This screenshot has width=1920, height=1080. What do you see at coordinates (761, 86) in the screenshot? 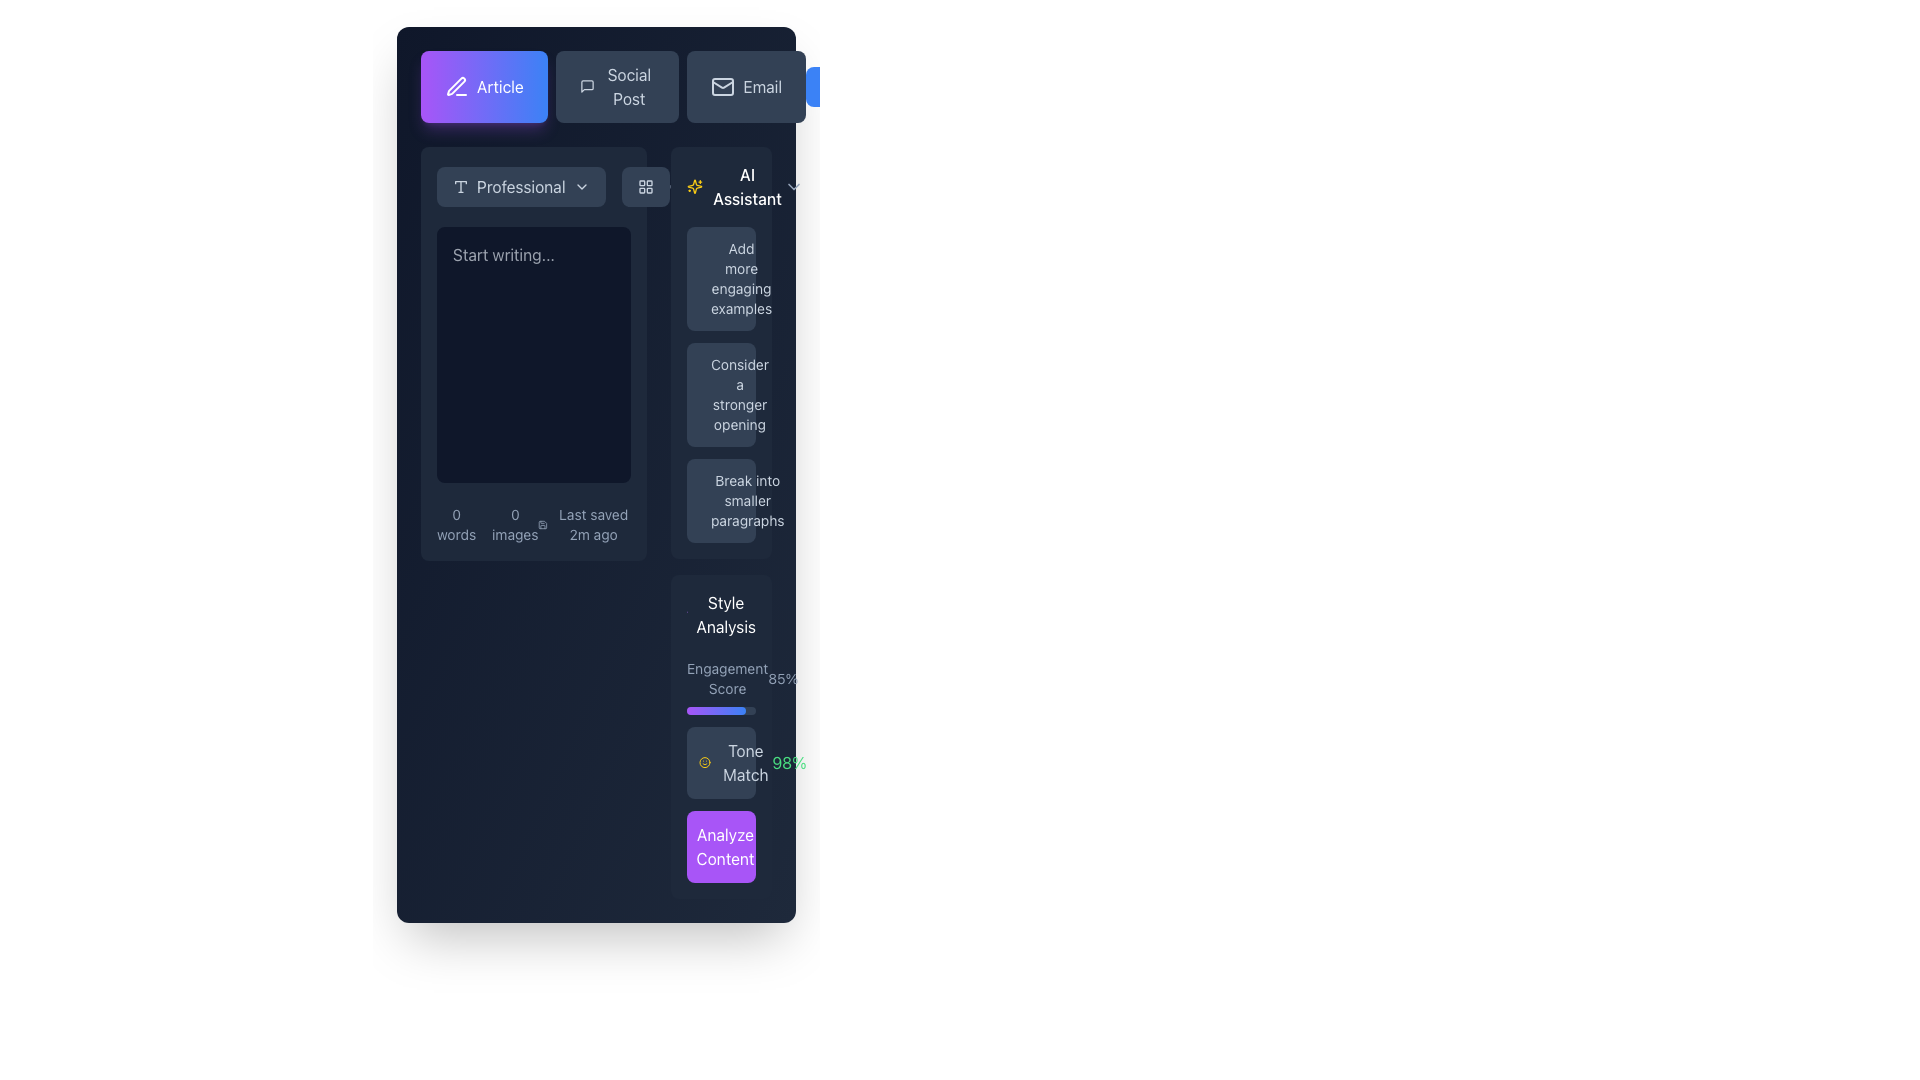
I see `the text label displaying 'Email' in light gray color, located to the right of the 'Social Post' button at the top right of the interface` at bounding box center [761, 86].